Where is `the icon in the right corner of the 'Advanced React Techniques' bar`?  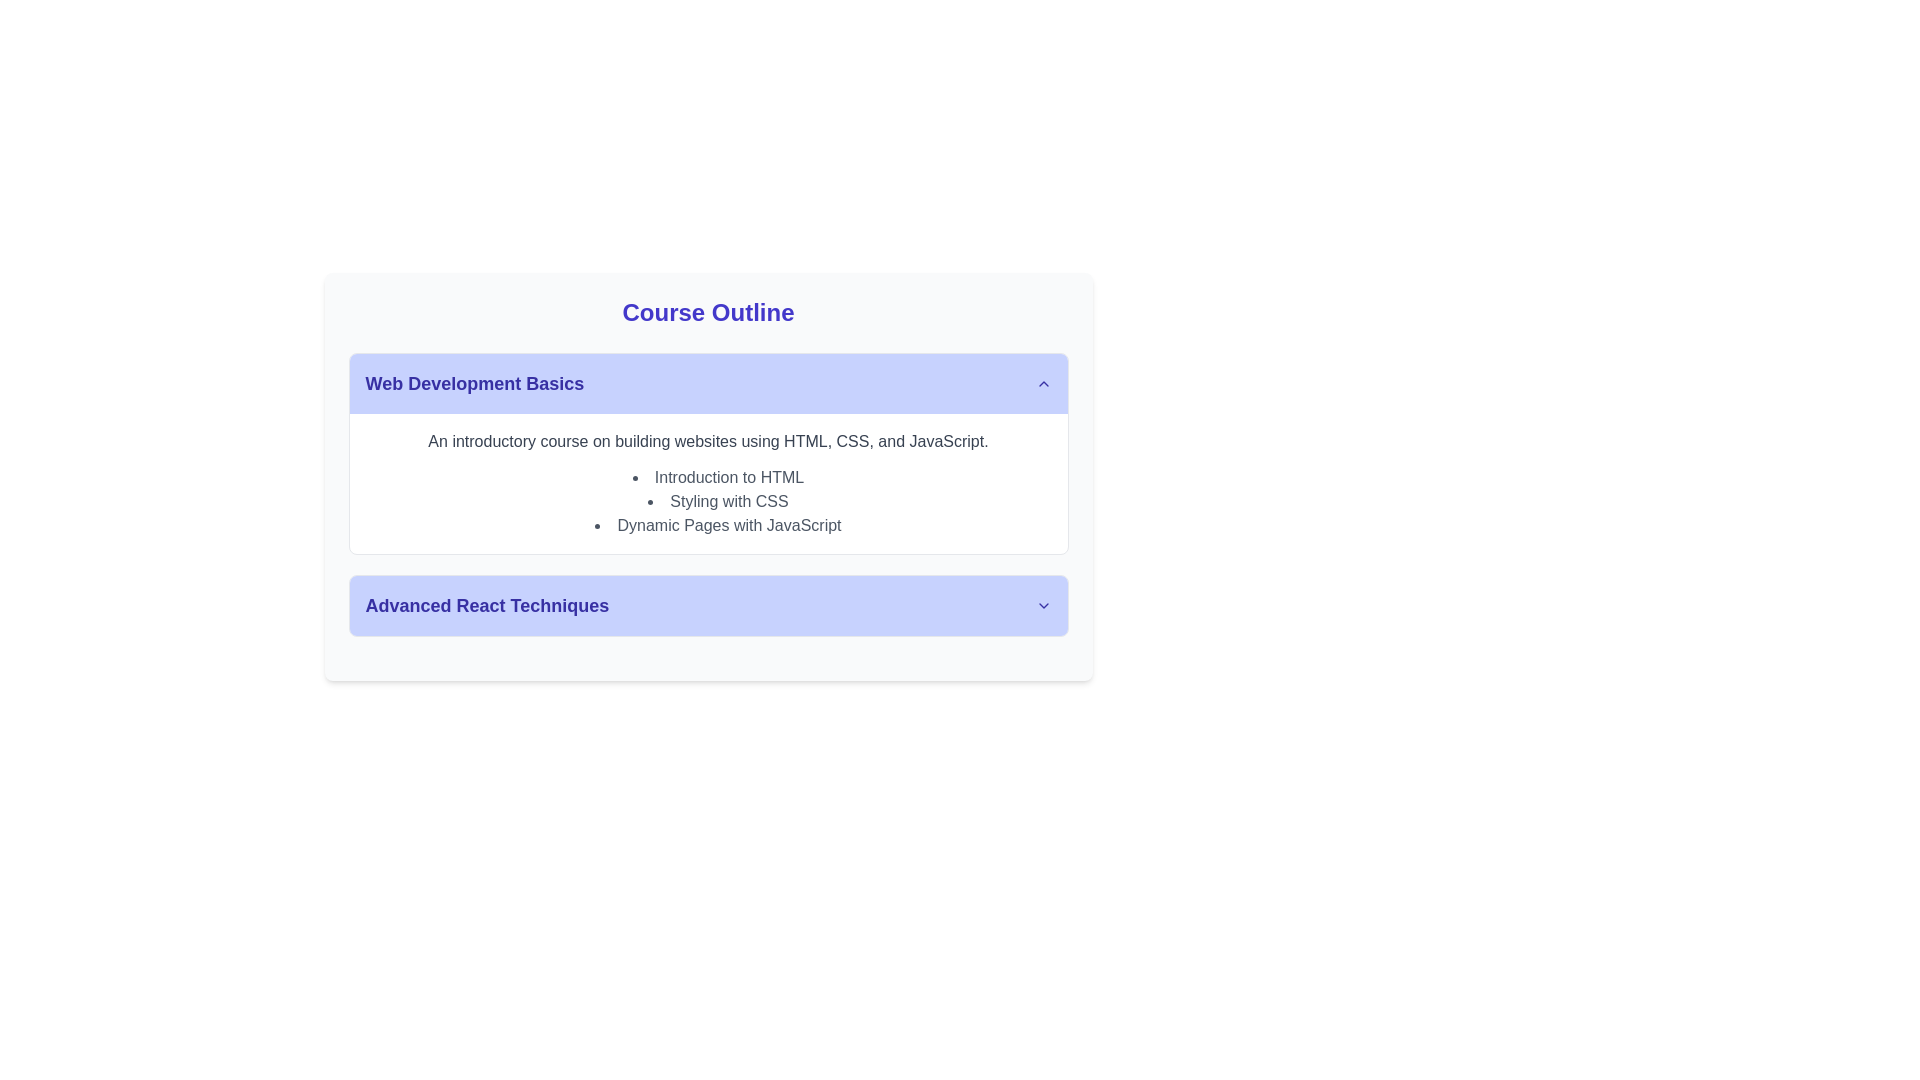 the icon in the right corner of the 'Advanced React Techniques' bar is located at coordinates (1042, 604).